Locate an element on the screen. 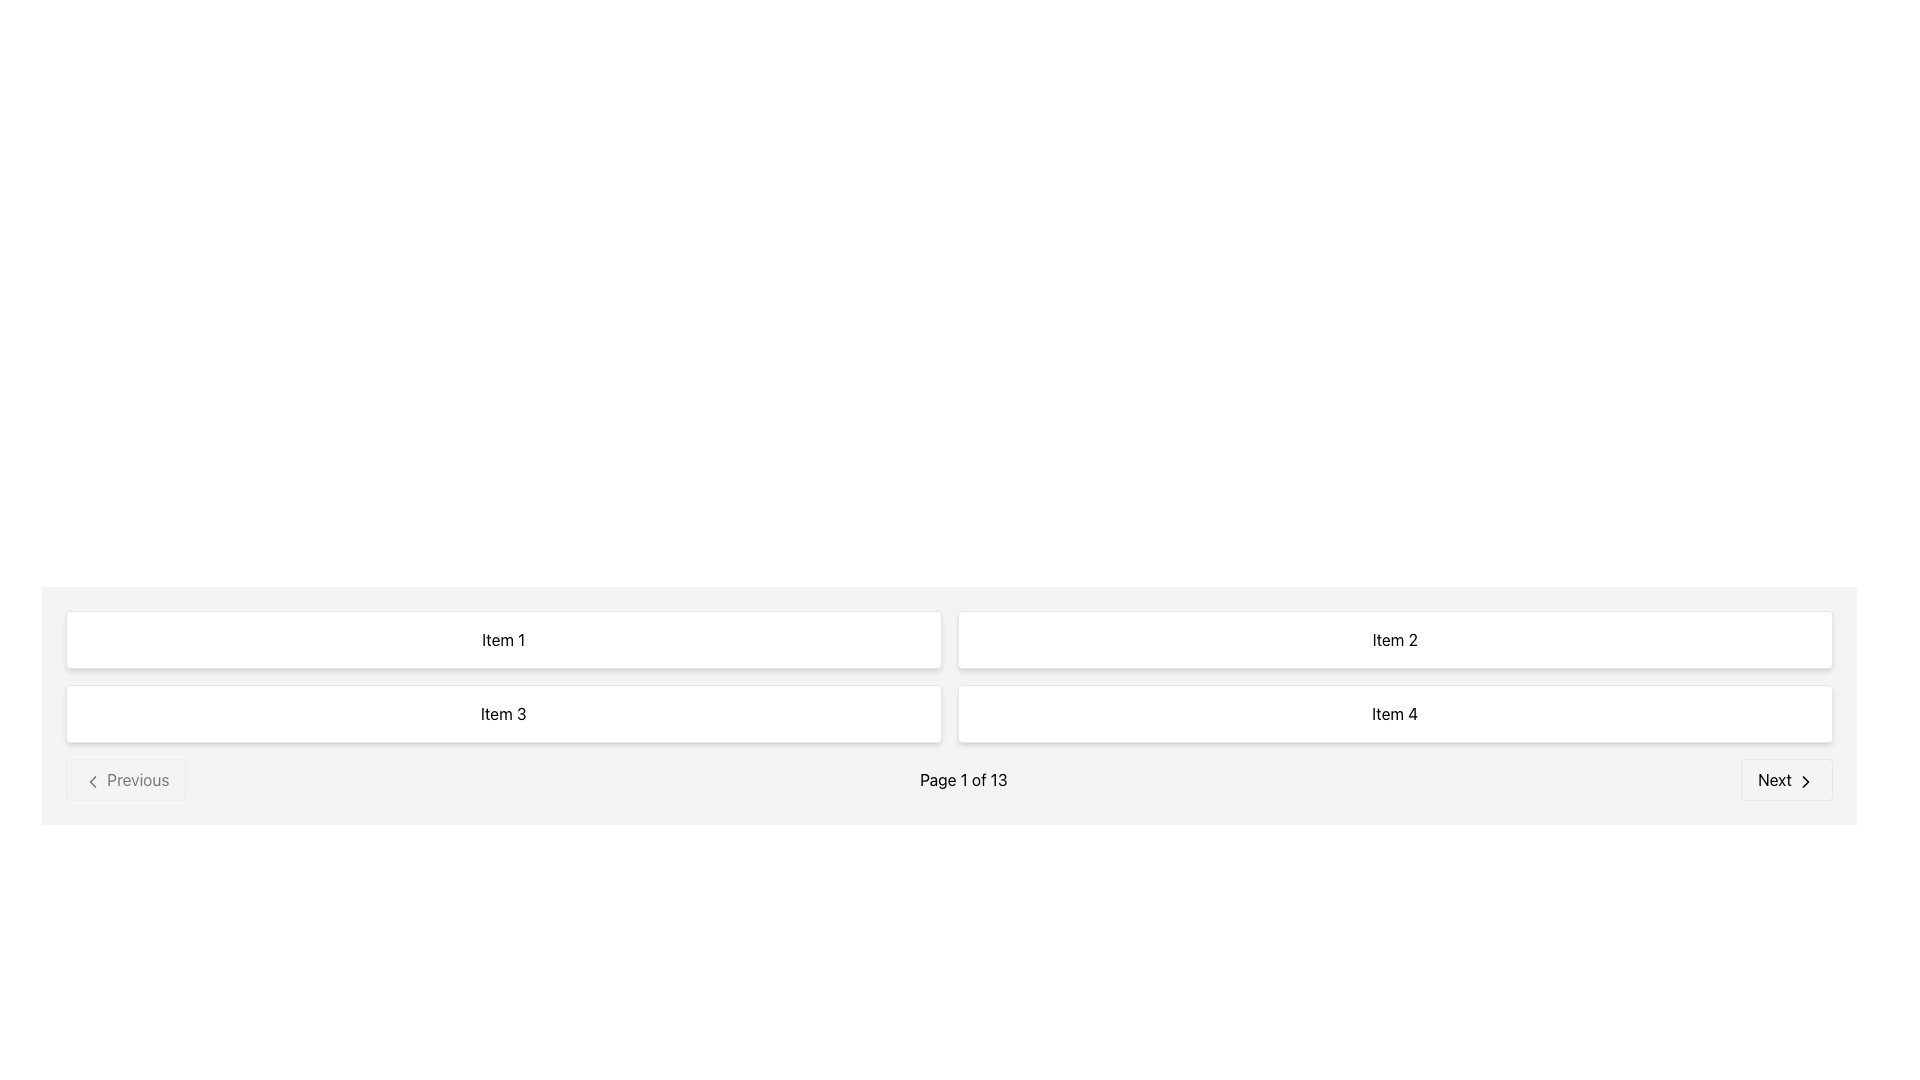 The height and width of the screenshot is (1080, 1920). the icon inside the 'Previous' button located on the left side of the navigation bar at the lower section of the viewport is located at coordinates (91, 779).